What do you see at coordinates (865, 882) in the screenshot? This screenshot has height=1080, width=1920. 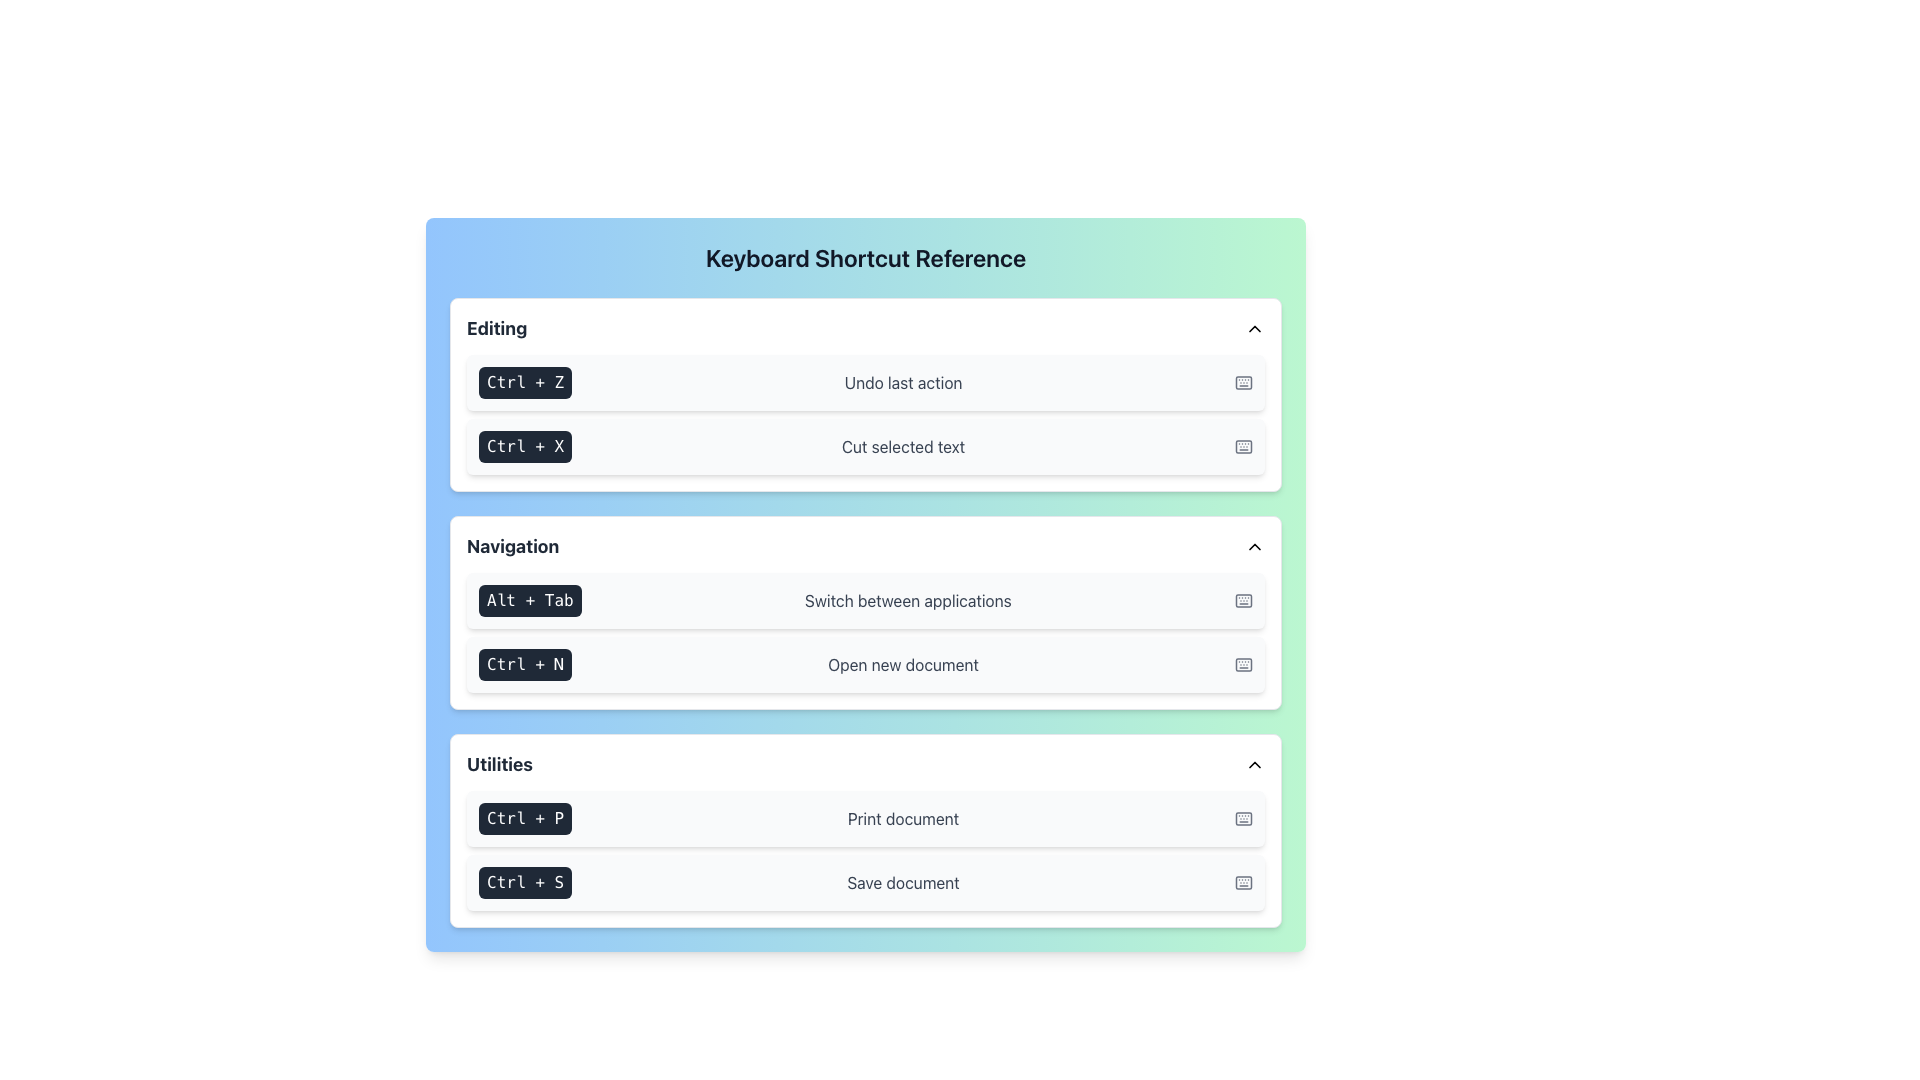 I see `the Keyboard Shortcut Information Block located in the 'Utilities' section, which indicates that pressing 'Ctrl + S' saves the document` at bounding box center [865, 882].